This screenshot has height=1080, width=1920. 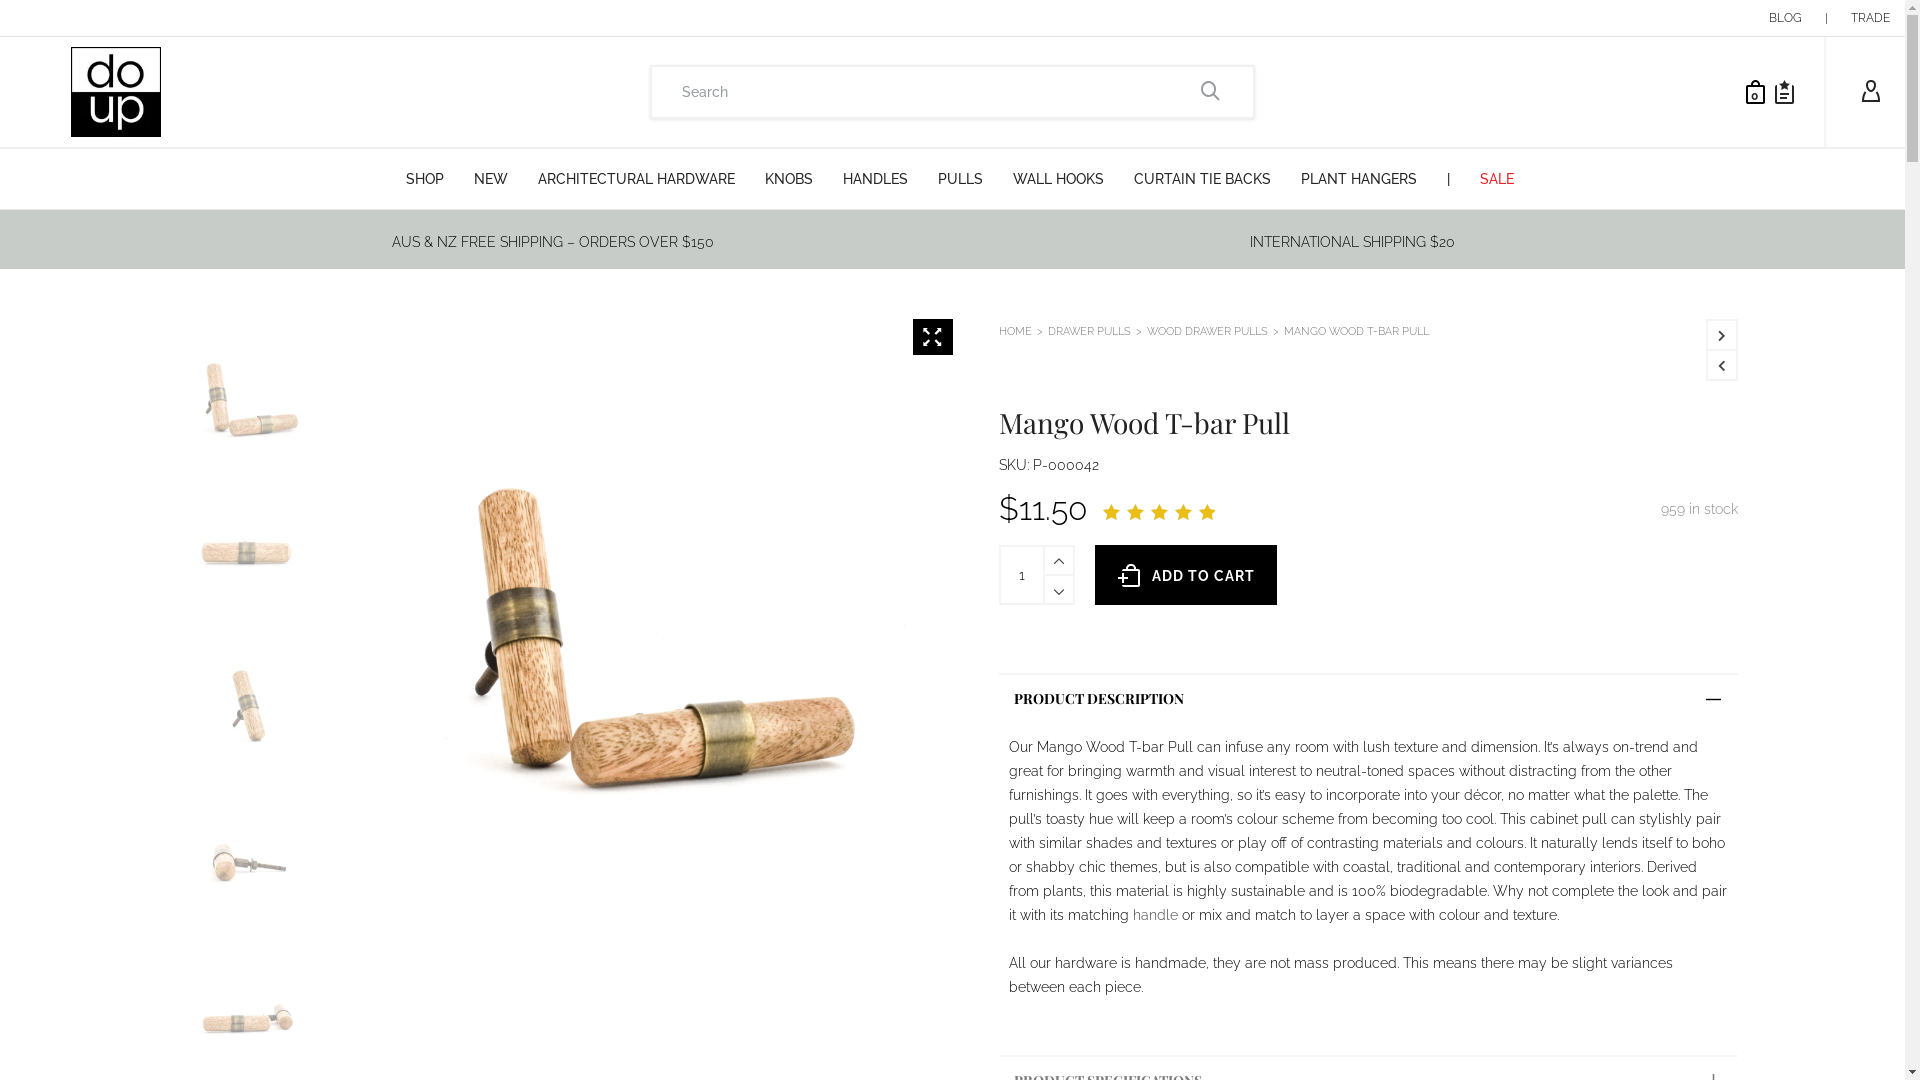 What do you see at coordinates (1497, 177) in the screenshot?
I see `'SALE'` at bounding box center [1497, 177].